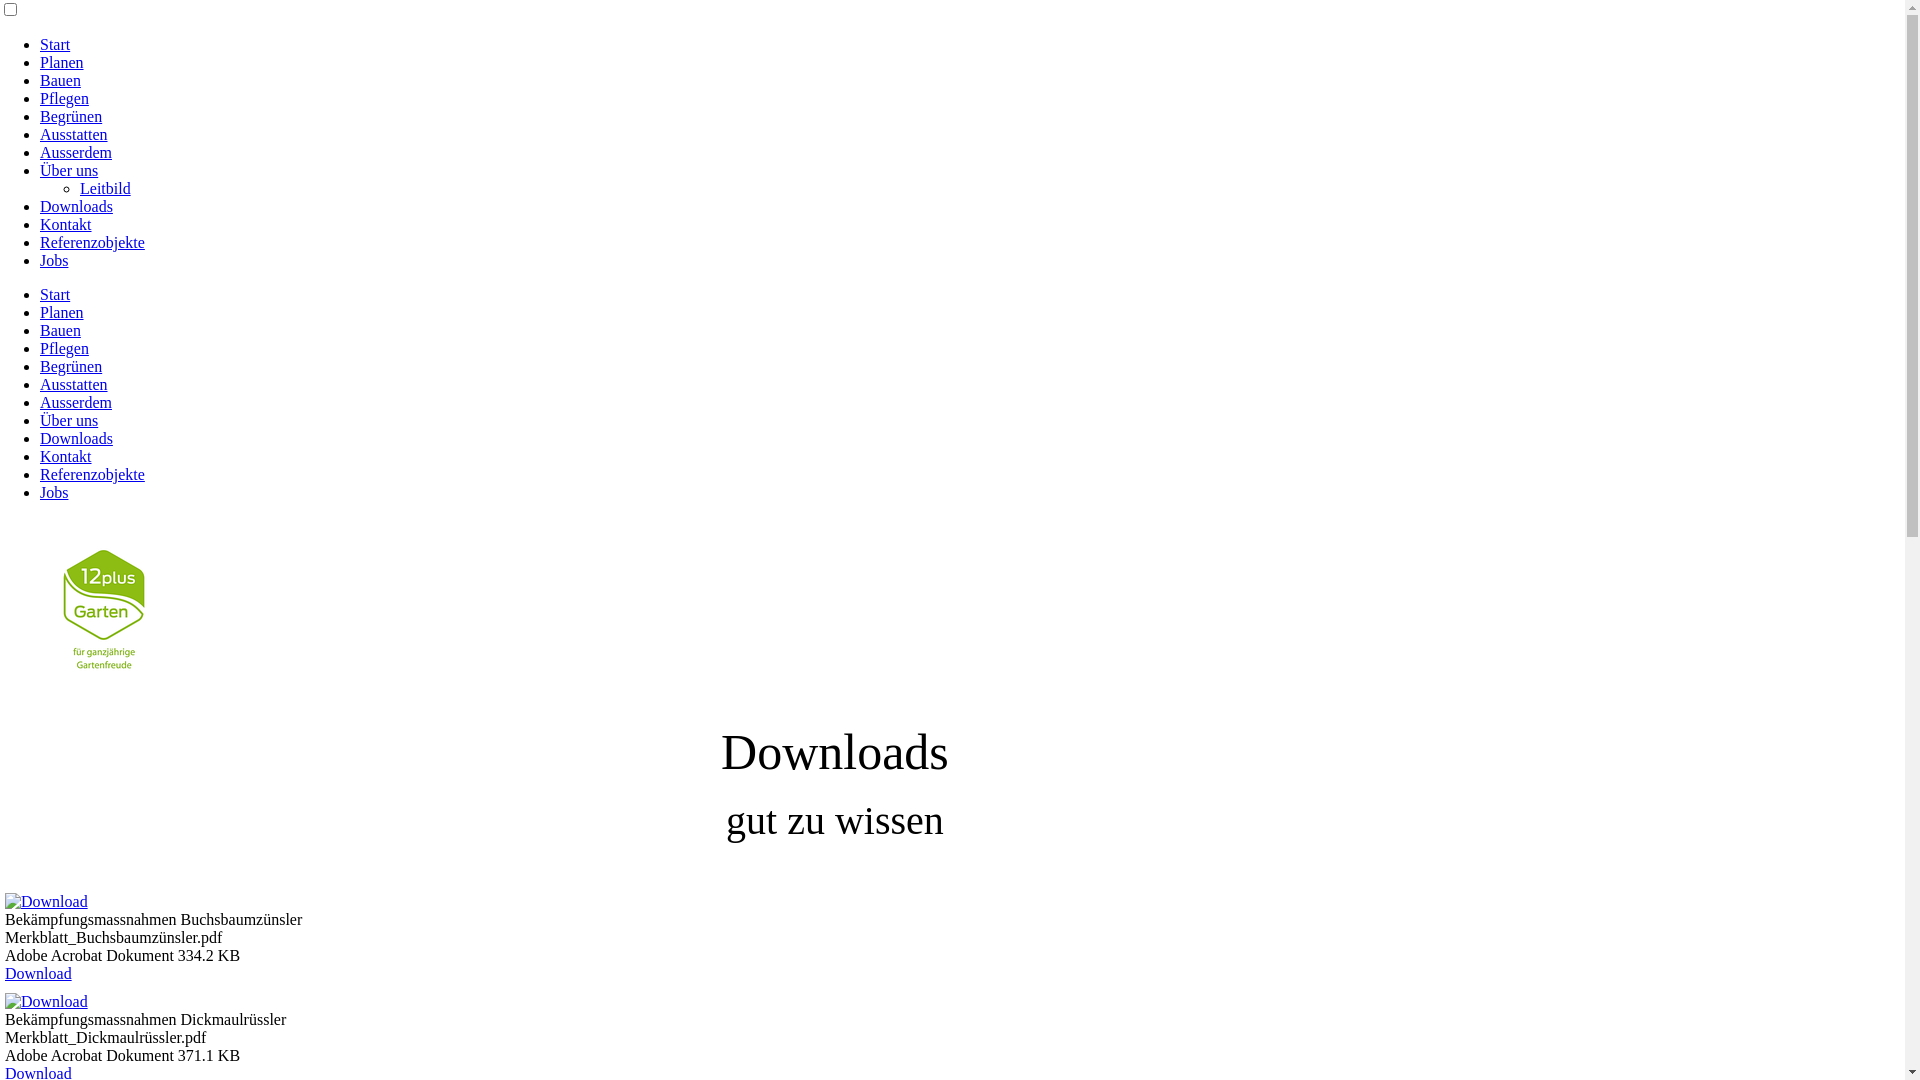 This screenshot has height=1080, width=1920. Describe the element at coordinates (53, 492) in the screenshot. I see `'Jobs'` at that location.